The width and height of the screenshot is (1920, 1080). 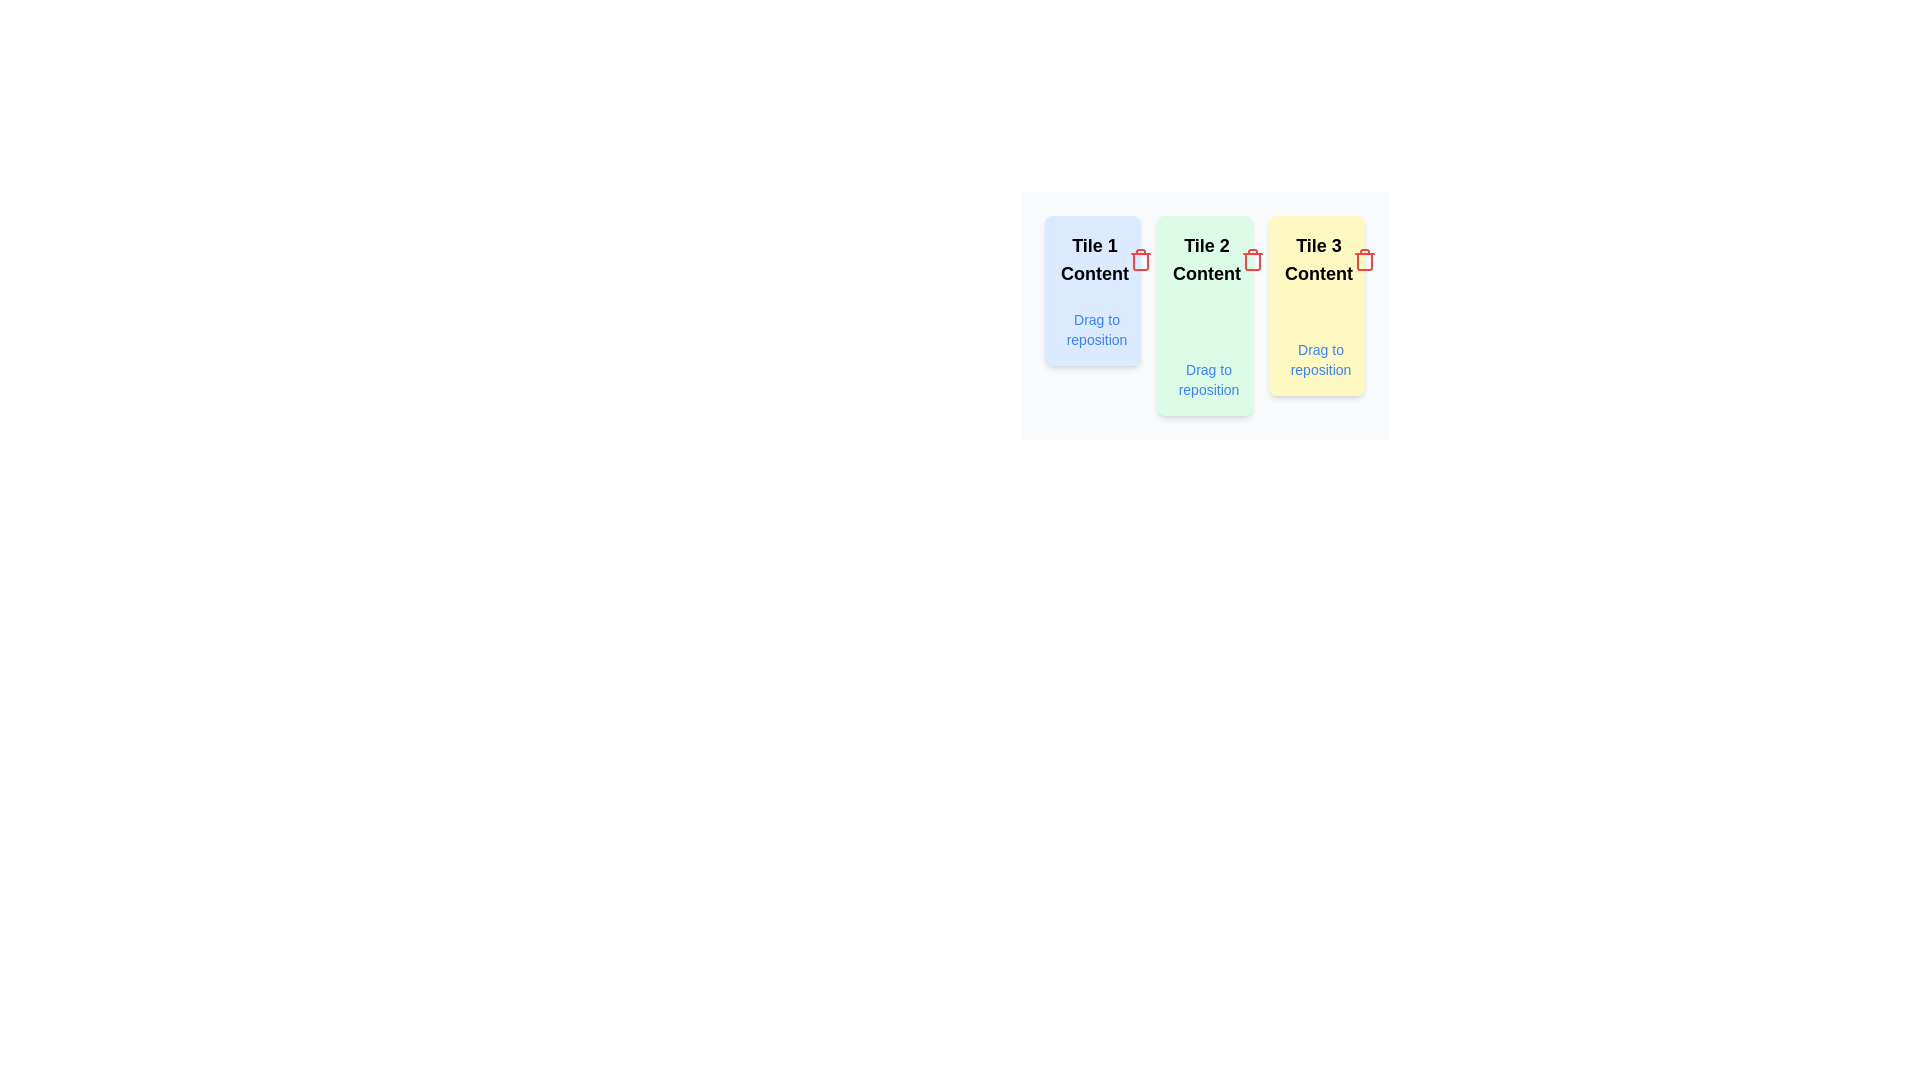 I want to click on the delete button located at the top-right corner of the 'Tile 3 Content' tile to observe any potential hover effect, so click(x=1363, y=258).